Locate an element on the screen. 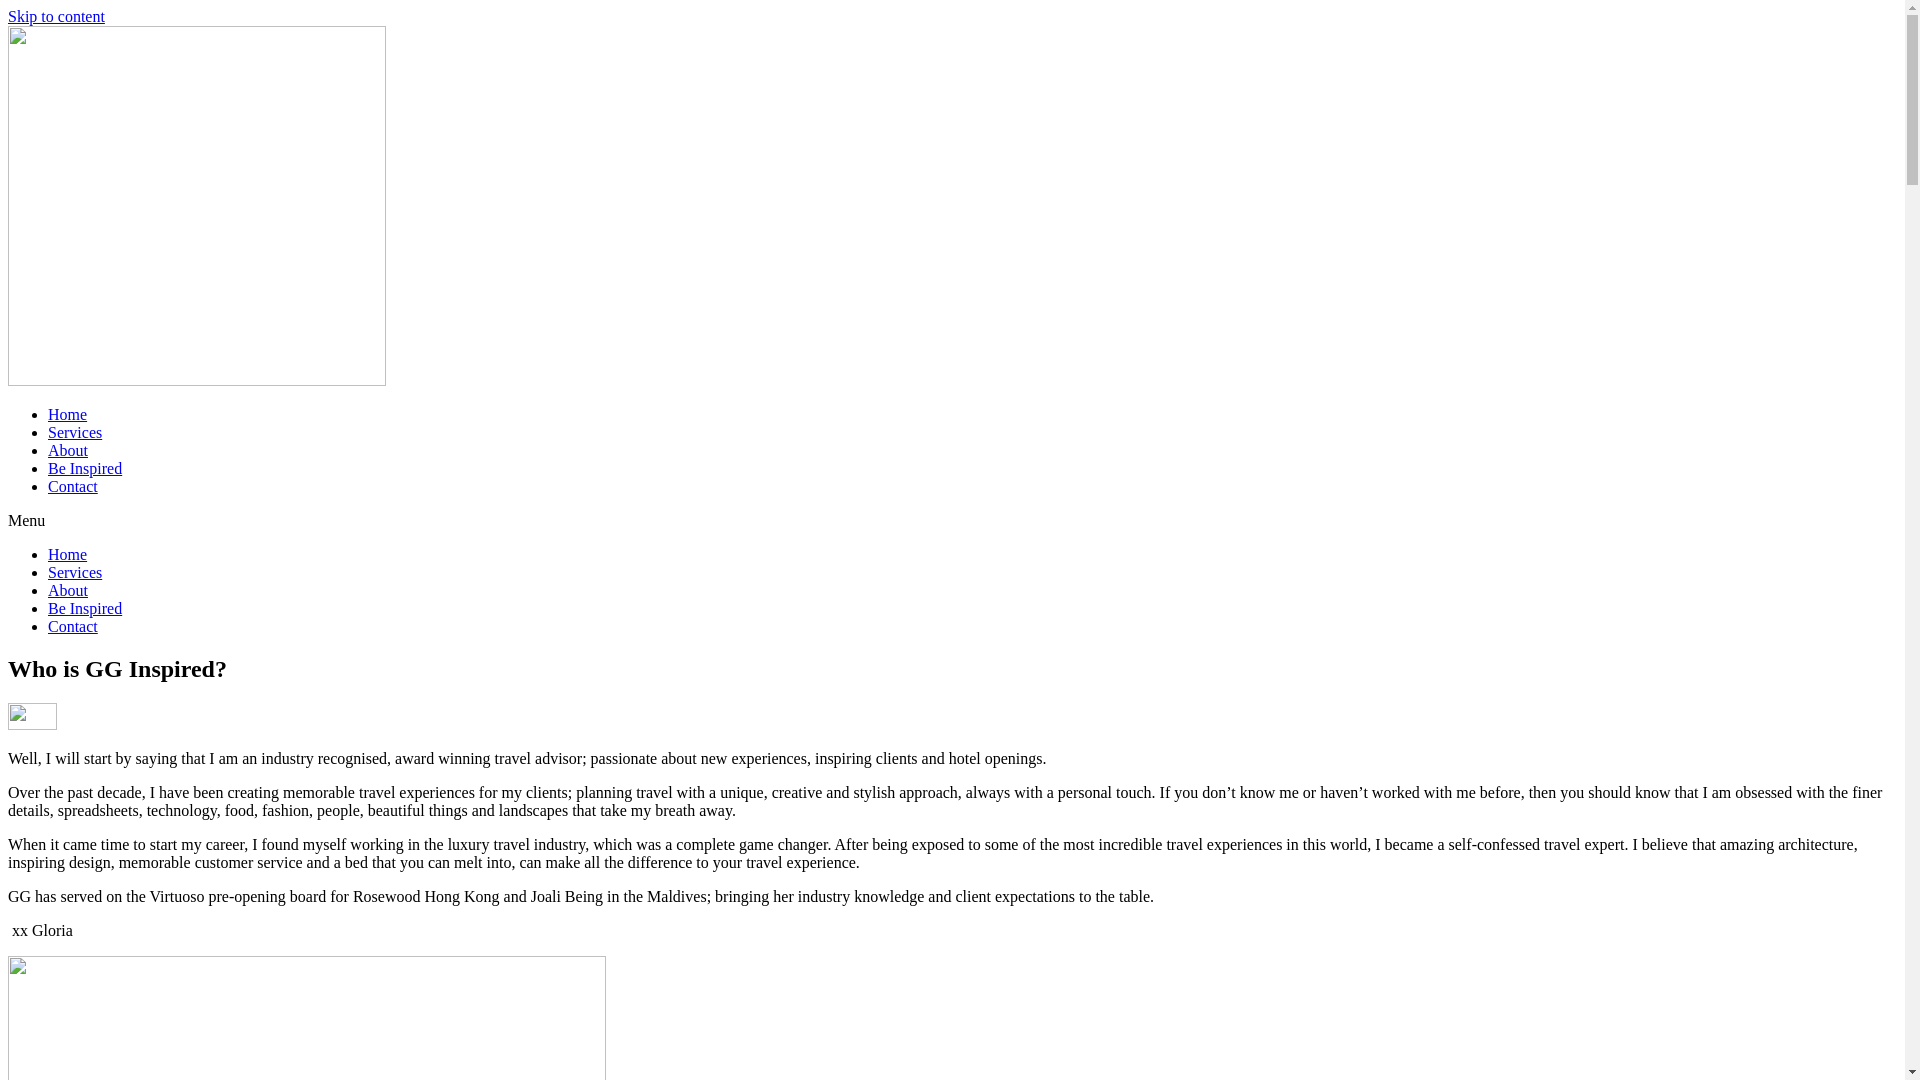  'Be Inspired' is located at coordinates (84, 468).